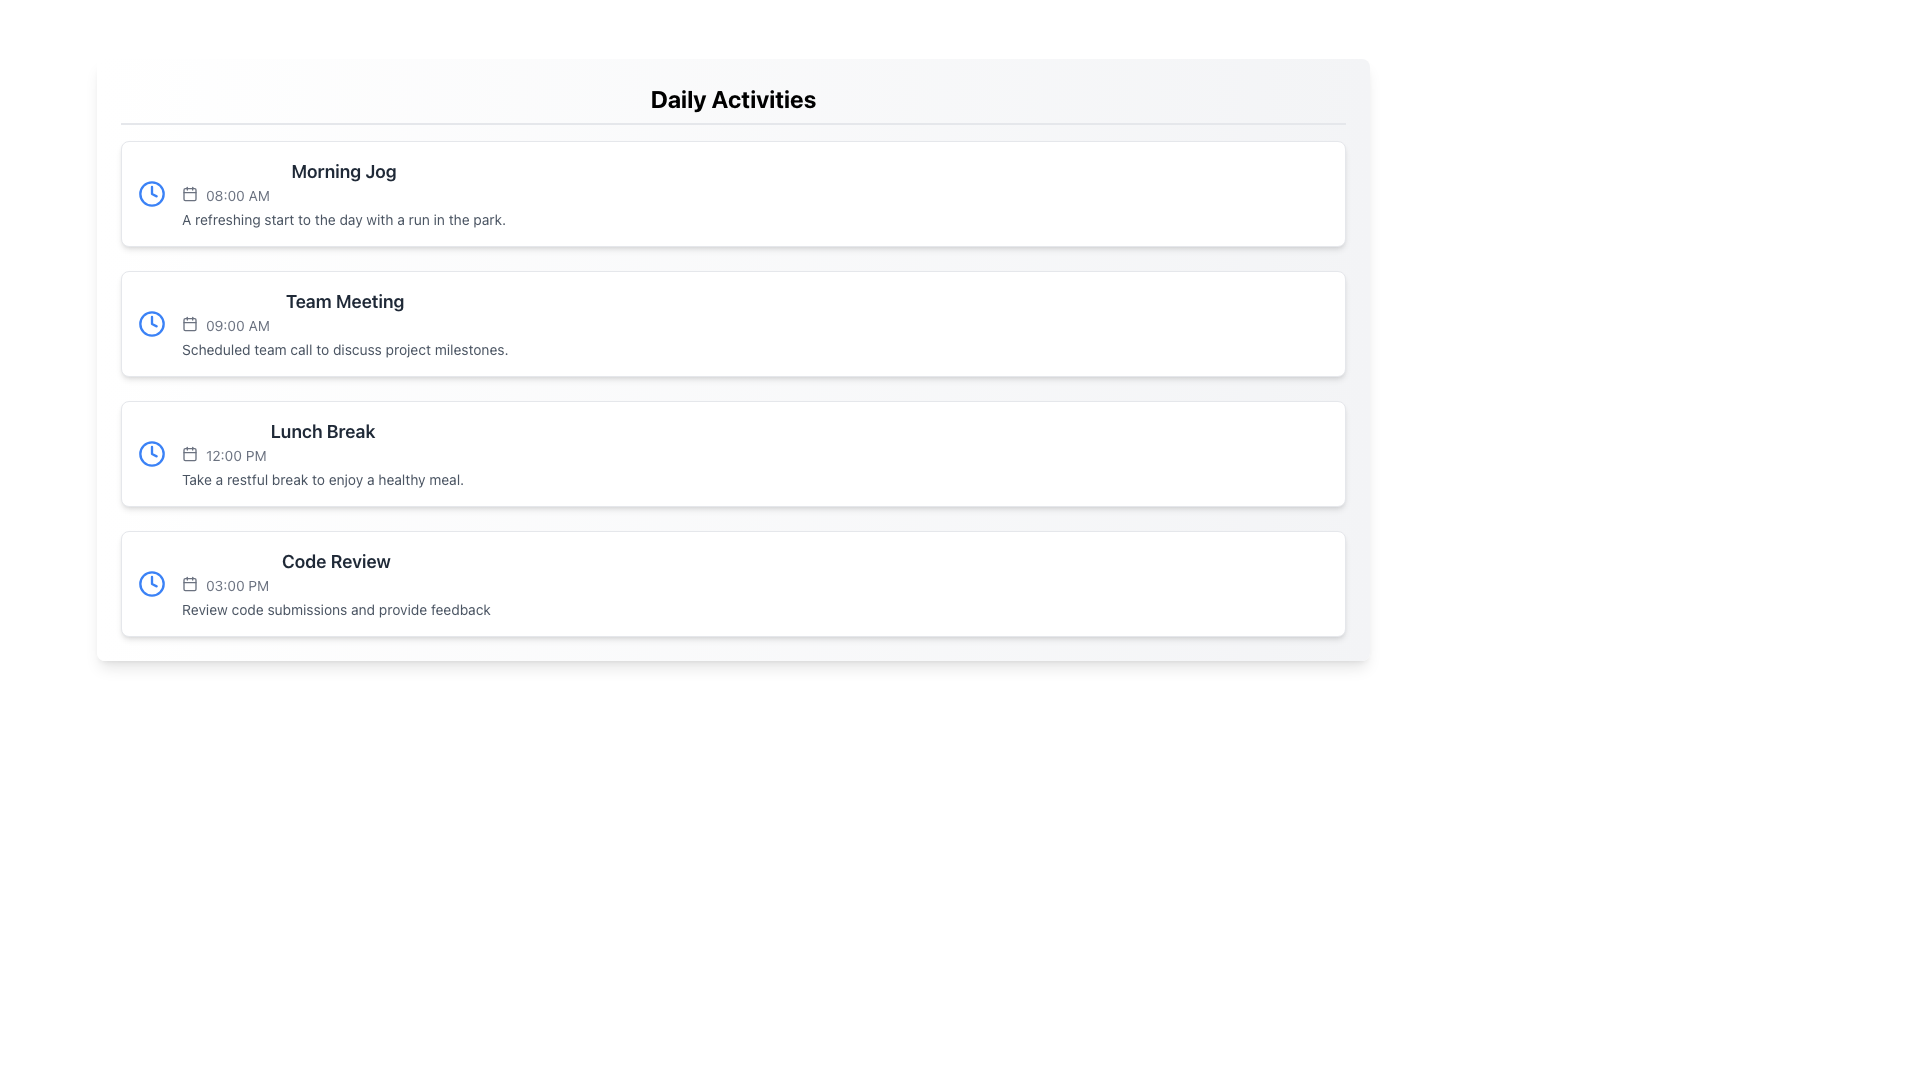  Describe the element at coordinates (190, 454) in the screenshot. I see `the calendar icon located in the 'Lunch Break' section of the daily schedule, which is identified by its minimalist outline and square shape with rounded corners, positioned before the text '12:00 PM'` at that location.